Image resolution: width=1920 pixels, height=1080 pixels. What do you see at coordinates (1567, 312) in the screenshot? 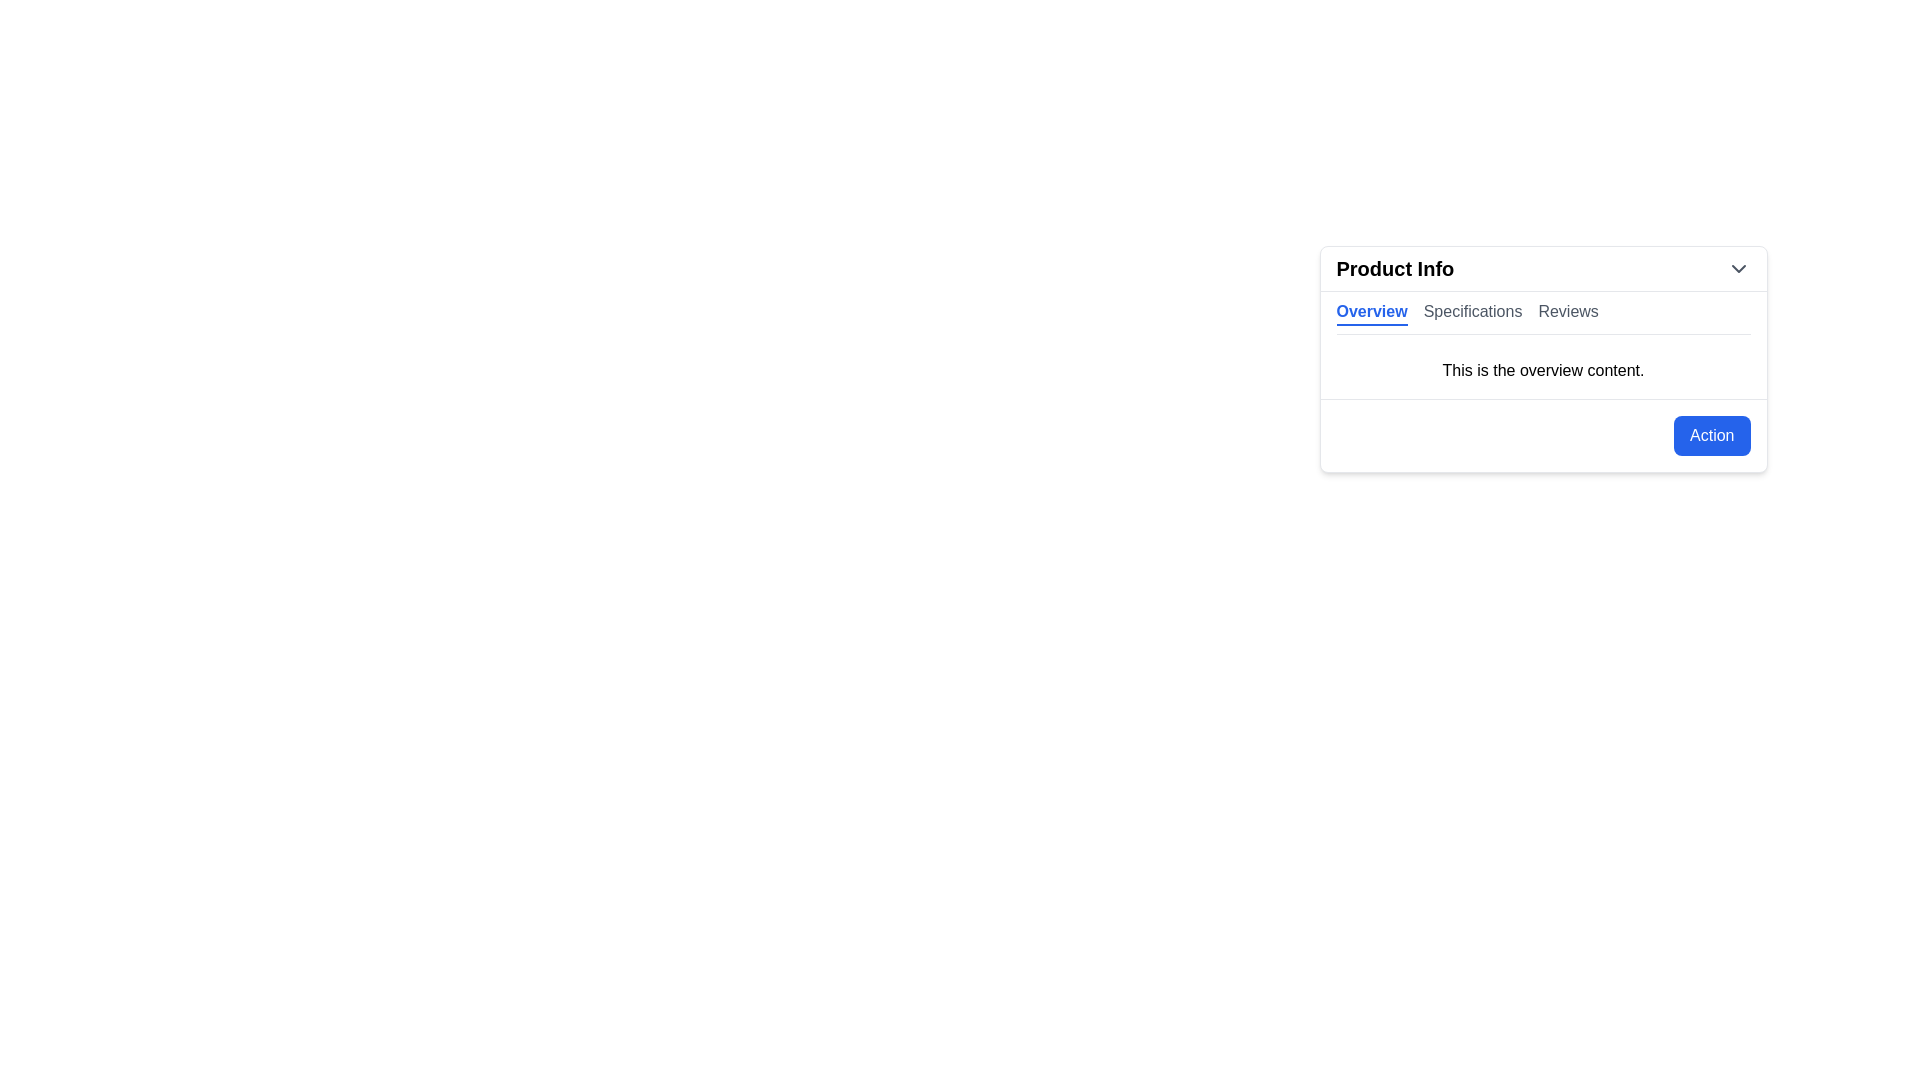
I see `the 'Reviews' tab in the horizontal tab menu located under the 'Product Info' section` at bounding box center [1567, 312].